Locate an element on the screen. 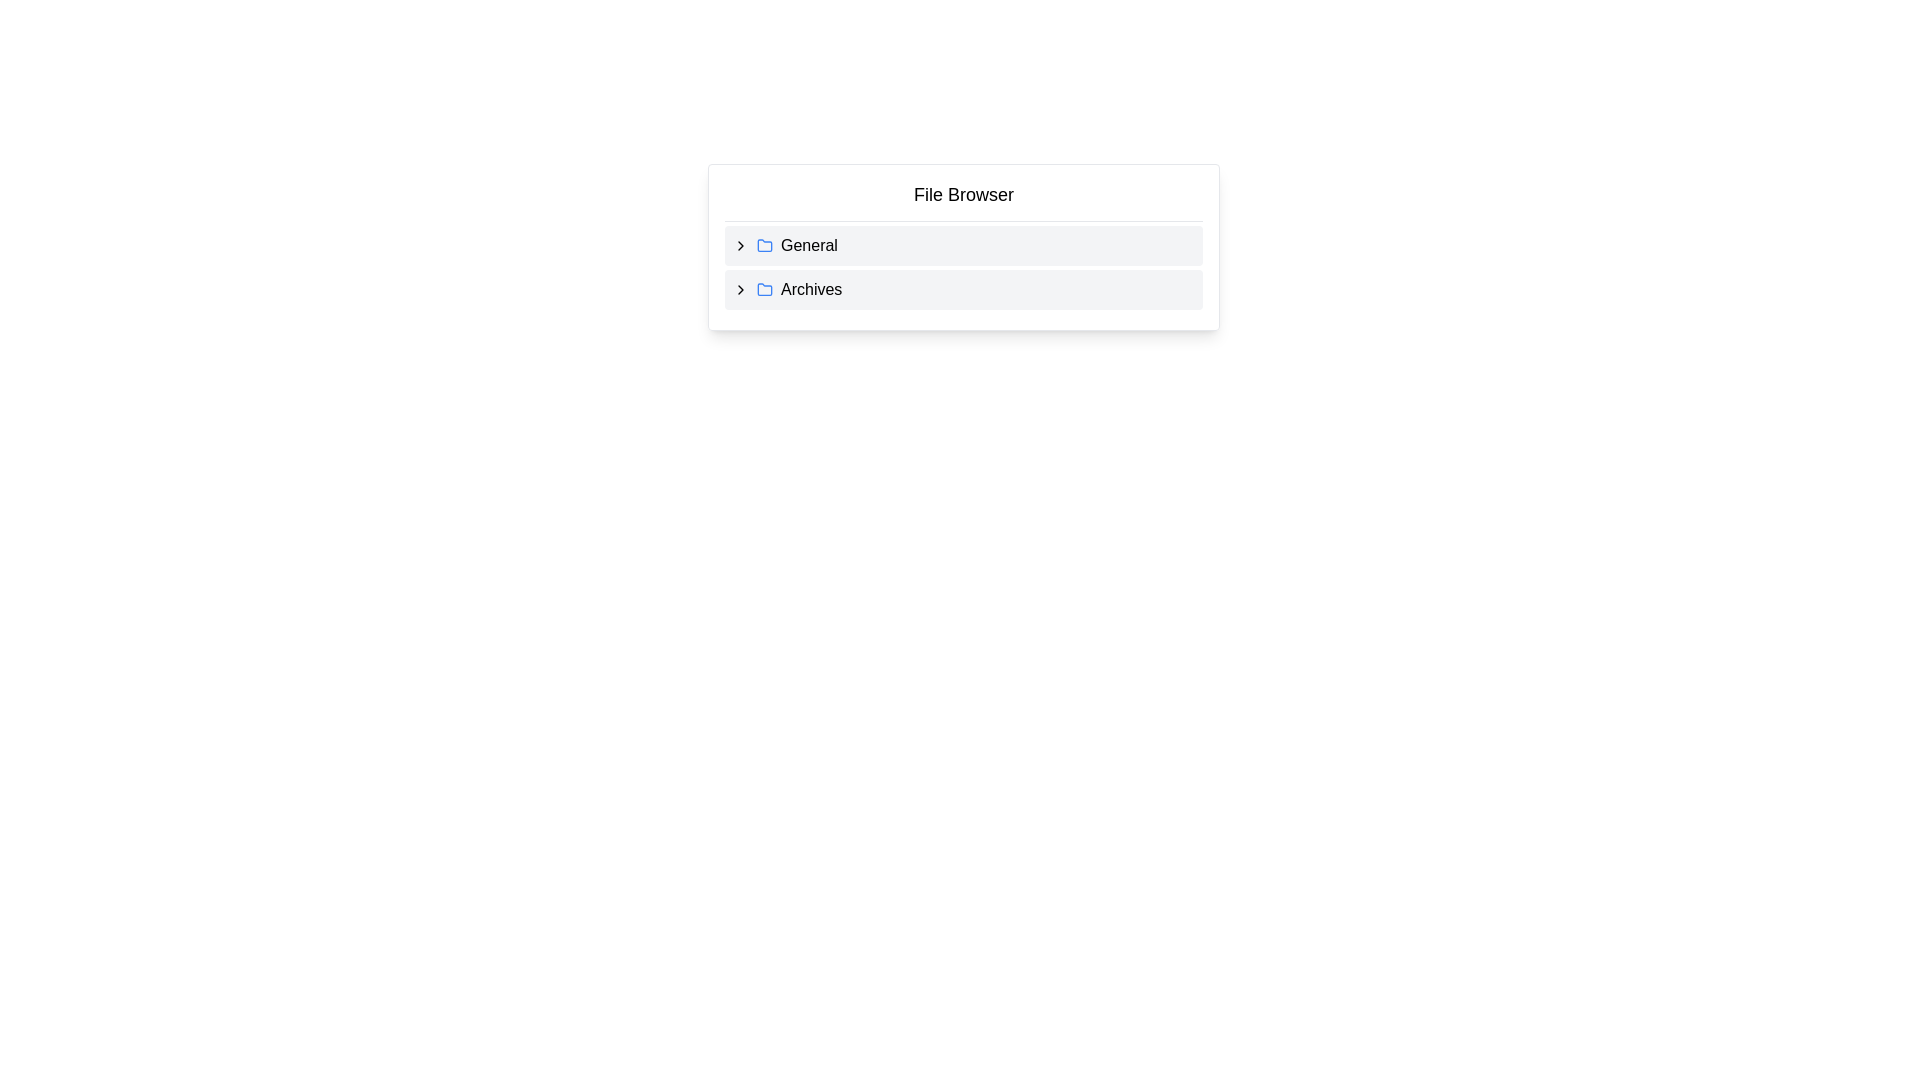 This screenshot has width=1920, height=1080. the Chevron icon located to the left of the folder icon for 'Archives' is located at coordinates (739, 289).